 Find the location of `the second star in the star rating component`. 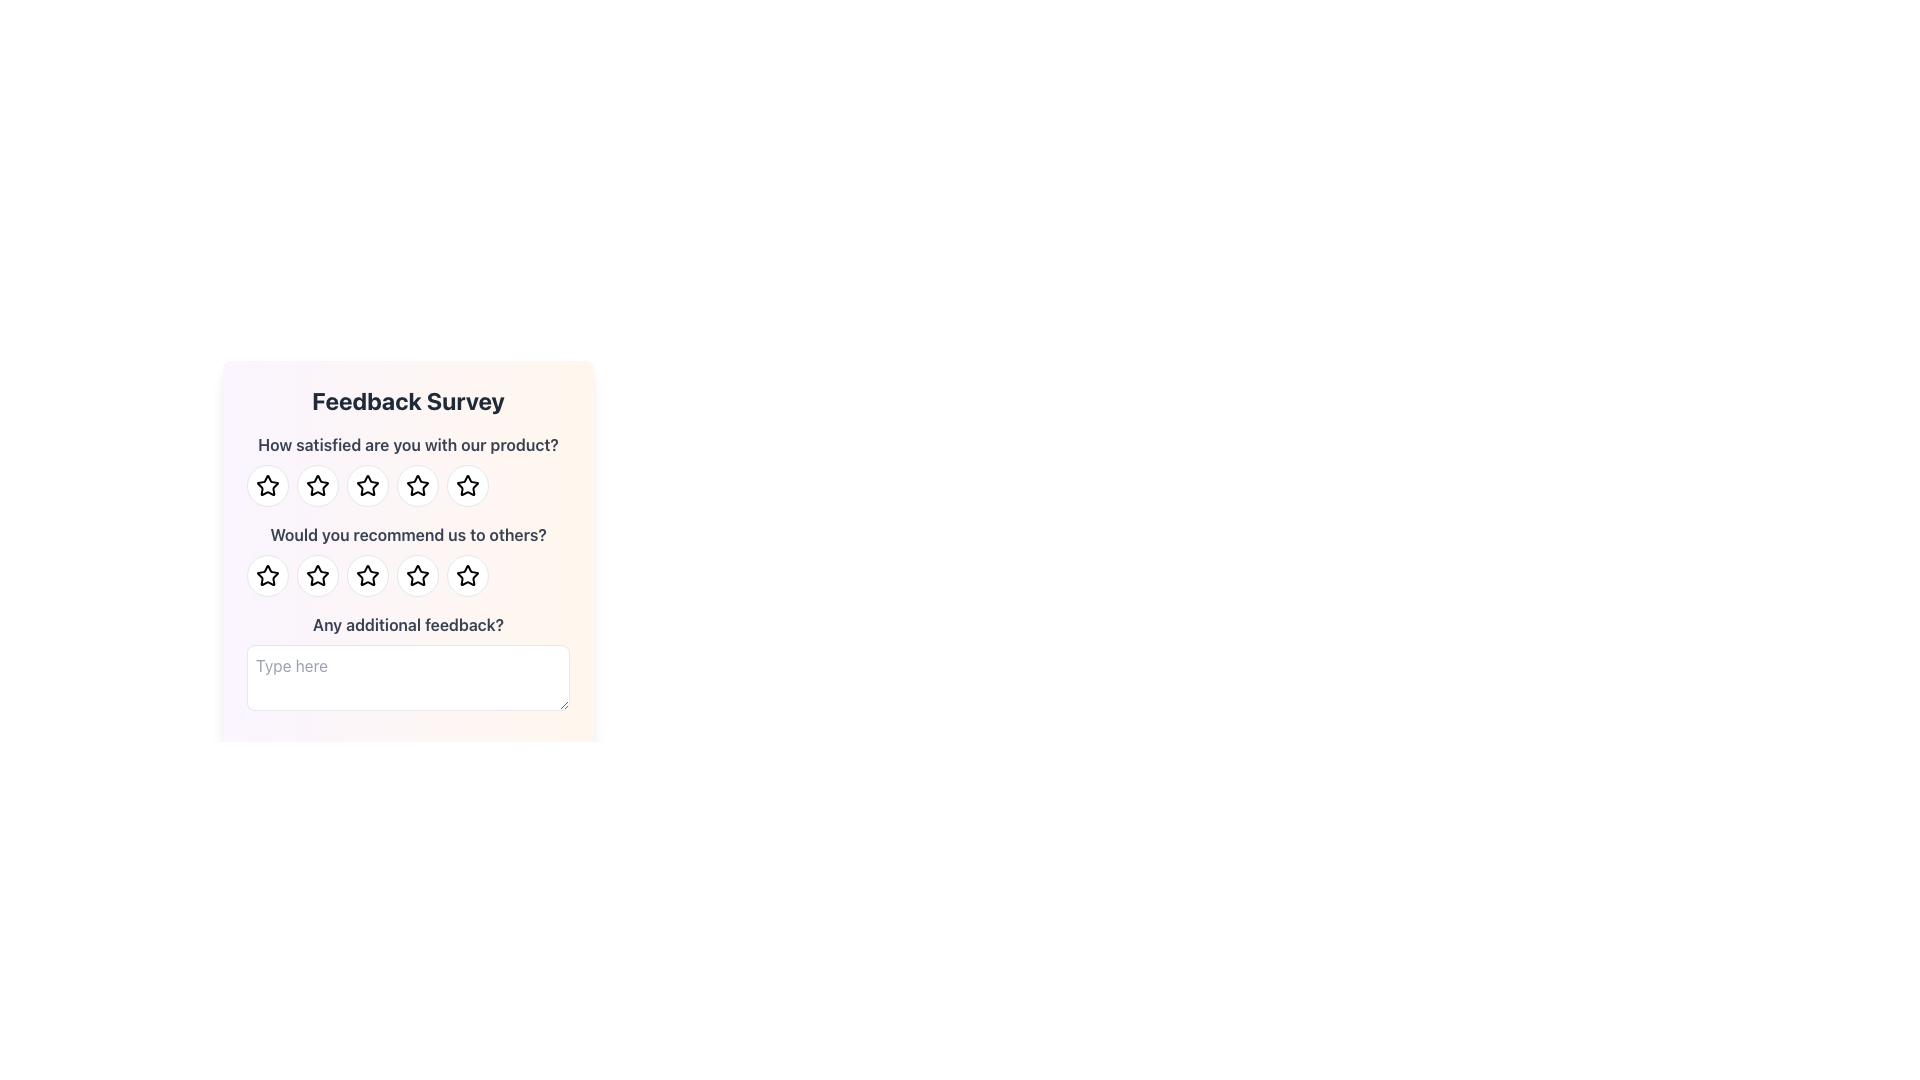

the second star in the star rating component is located at coordinates (368, 486).